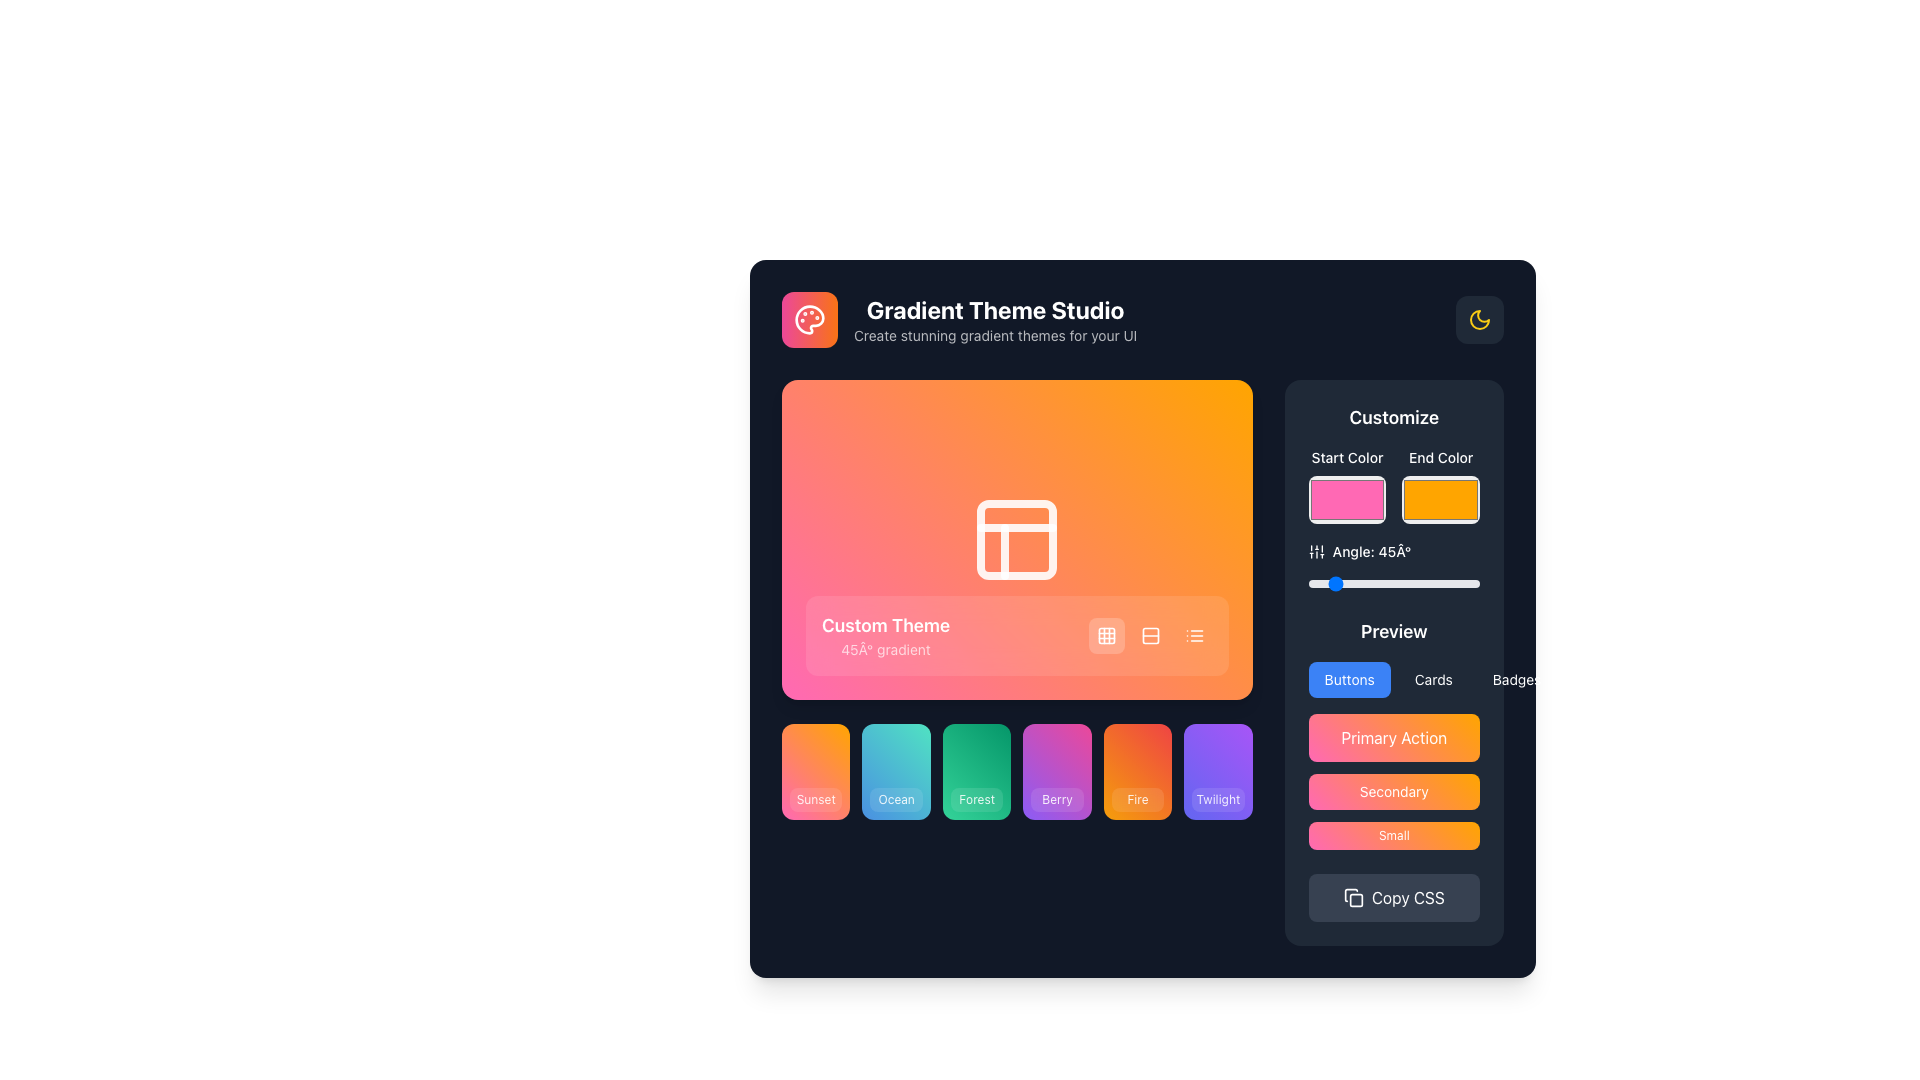  Describe the element at coordinates (1194, 636) in the screenshot. I see `the third interactive button with a list icon located at the bottom right of the color theme preview box` at that location.